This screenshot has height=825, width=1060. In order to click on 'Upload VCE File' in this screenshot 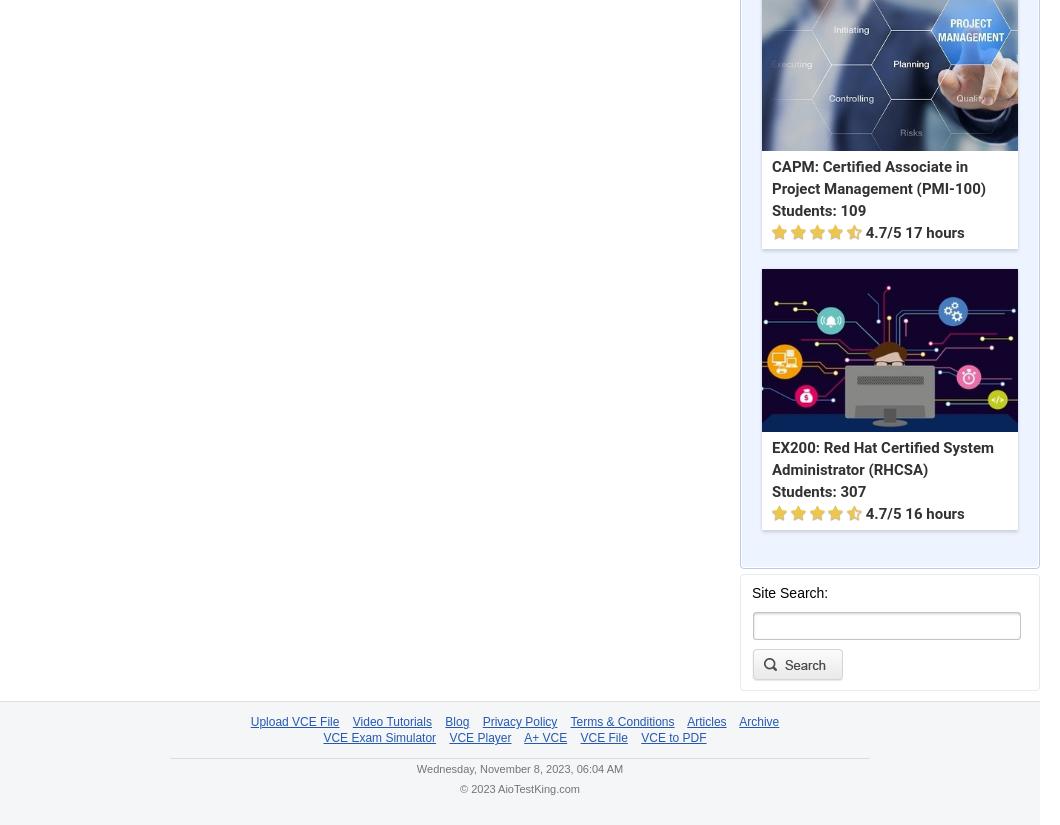, I will do `click(294, 721)`.